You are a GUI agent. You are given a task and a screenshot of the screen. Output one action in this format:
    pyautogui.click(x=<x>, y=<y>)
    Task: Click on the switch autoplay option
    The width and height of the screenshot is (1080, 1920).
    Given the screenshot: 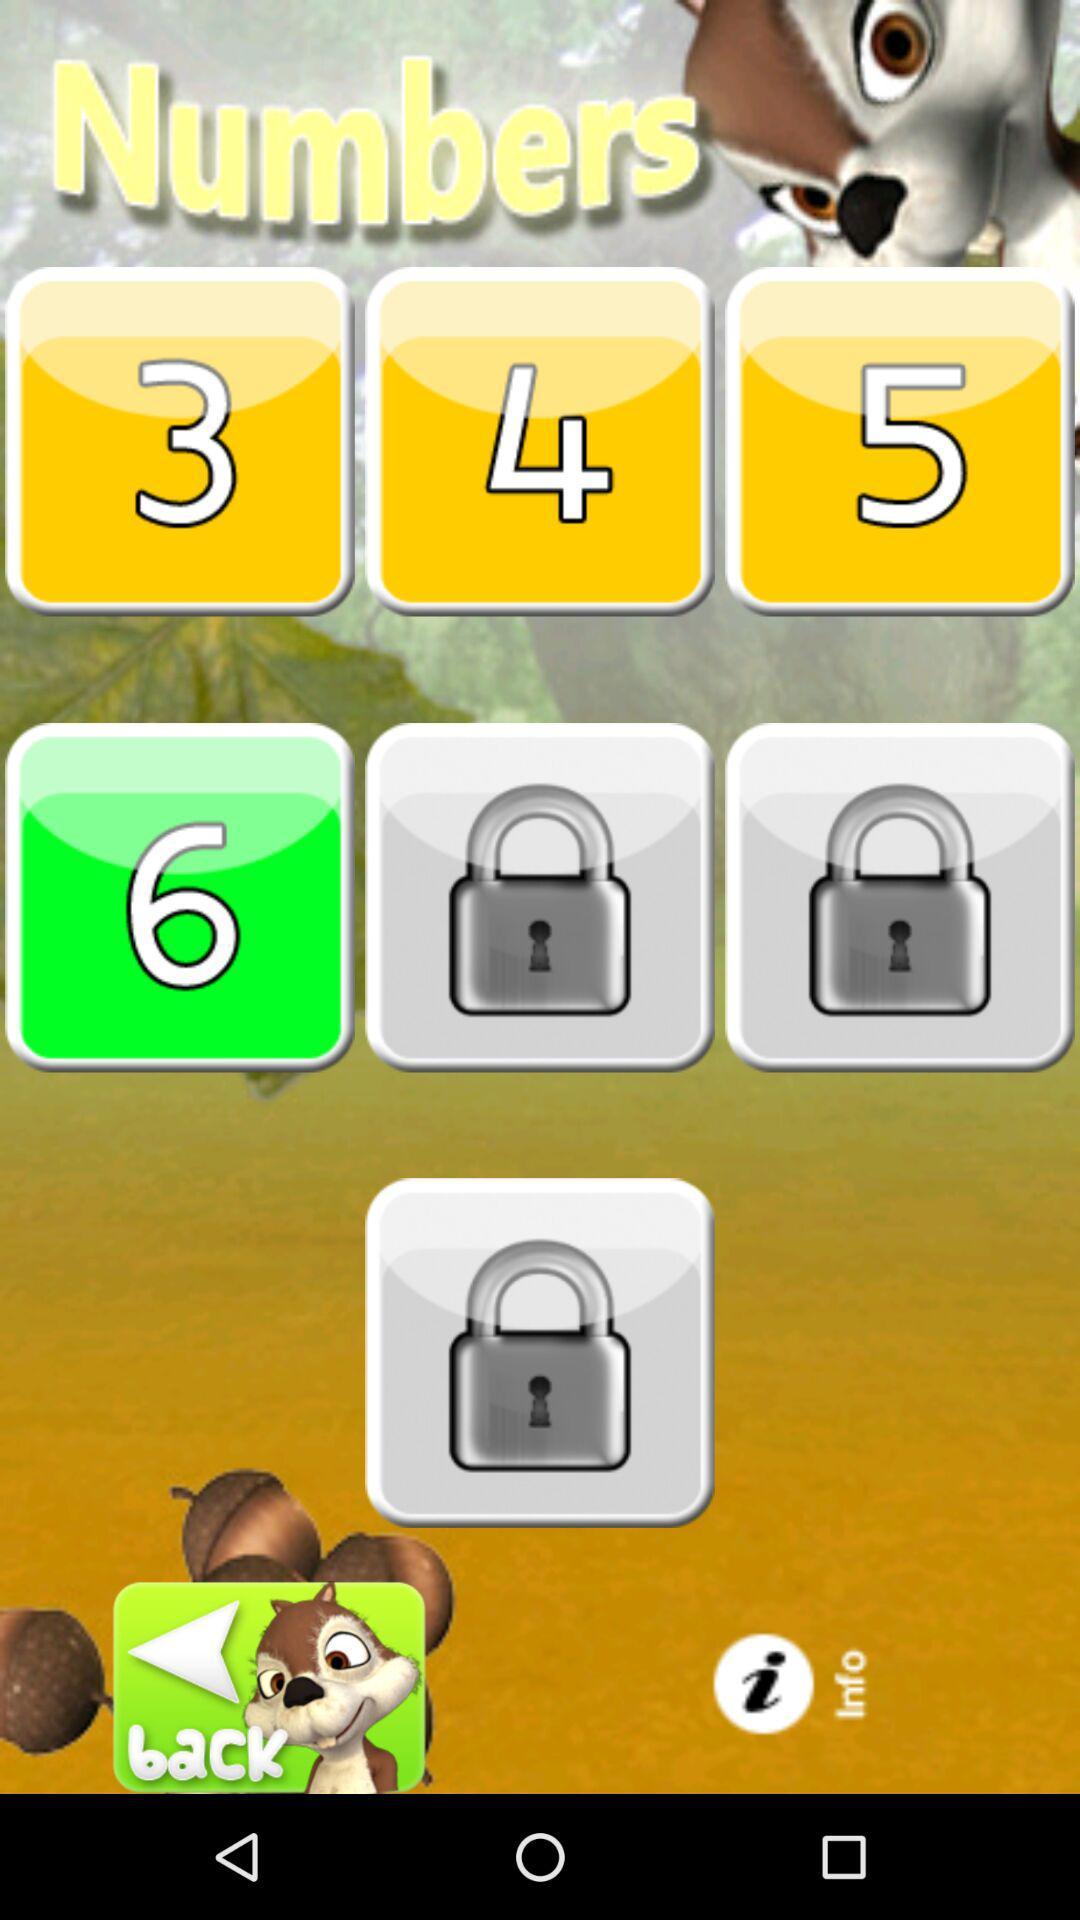 What is the action you would take?
    pyautogui.click(x=180, y=440)
    